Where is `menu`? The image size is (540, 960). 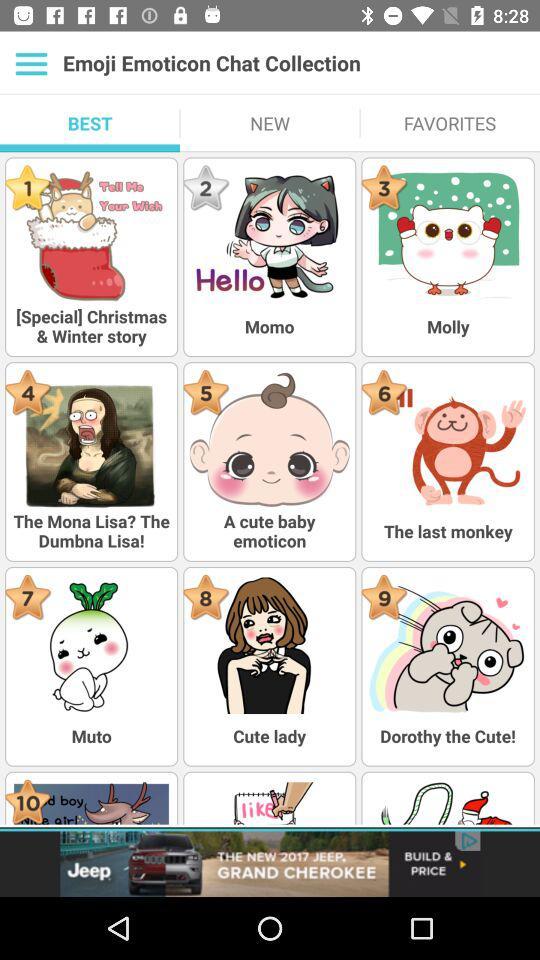
menu is located at coordinates (30, 63).